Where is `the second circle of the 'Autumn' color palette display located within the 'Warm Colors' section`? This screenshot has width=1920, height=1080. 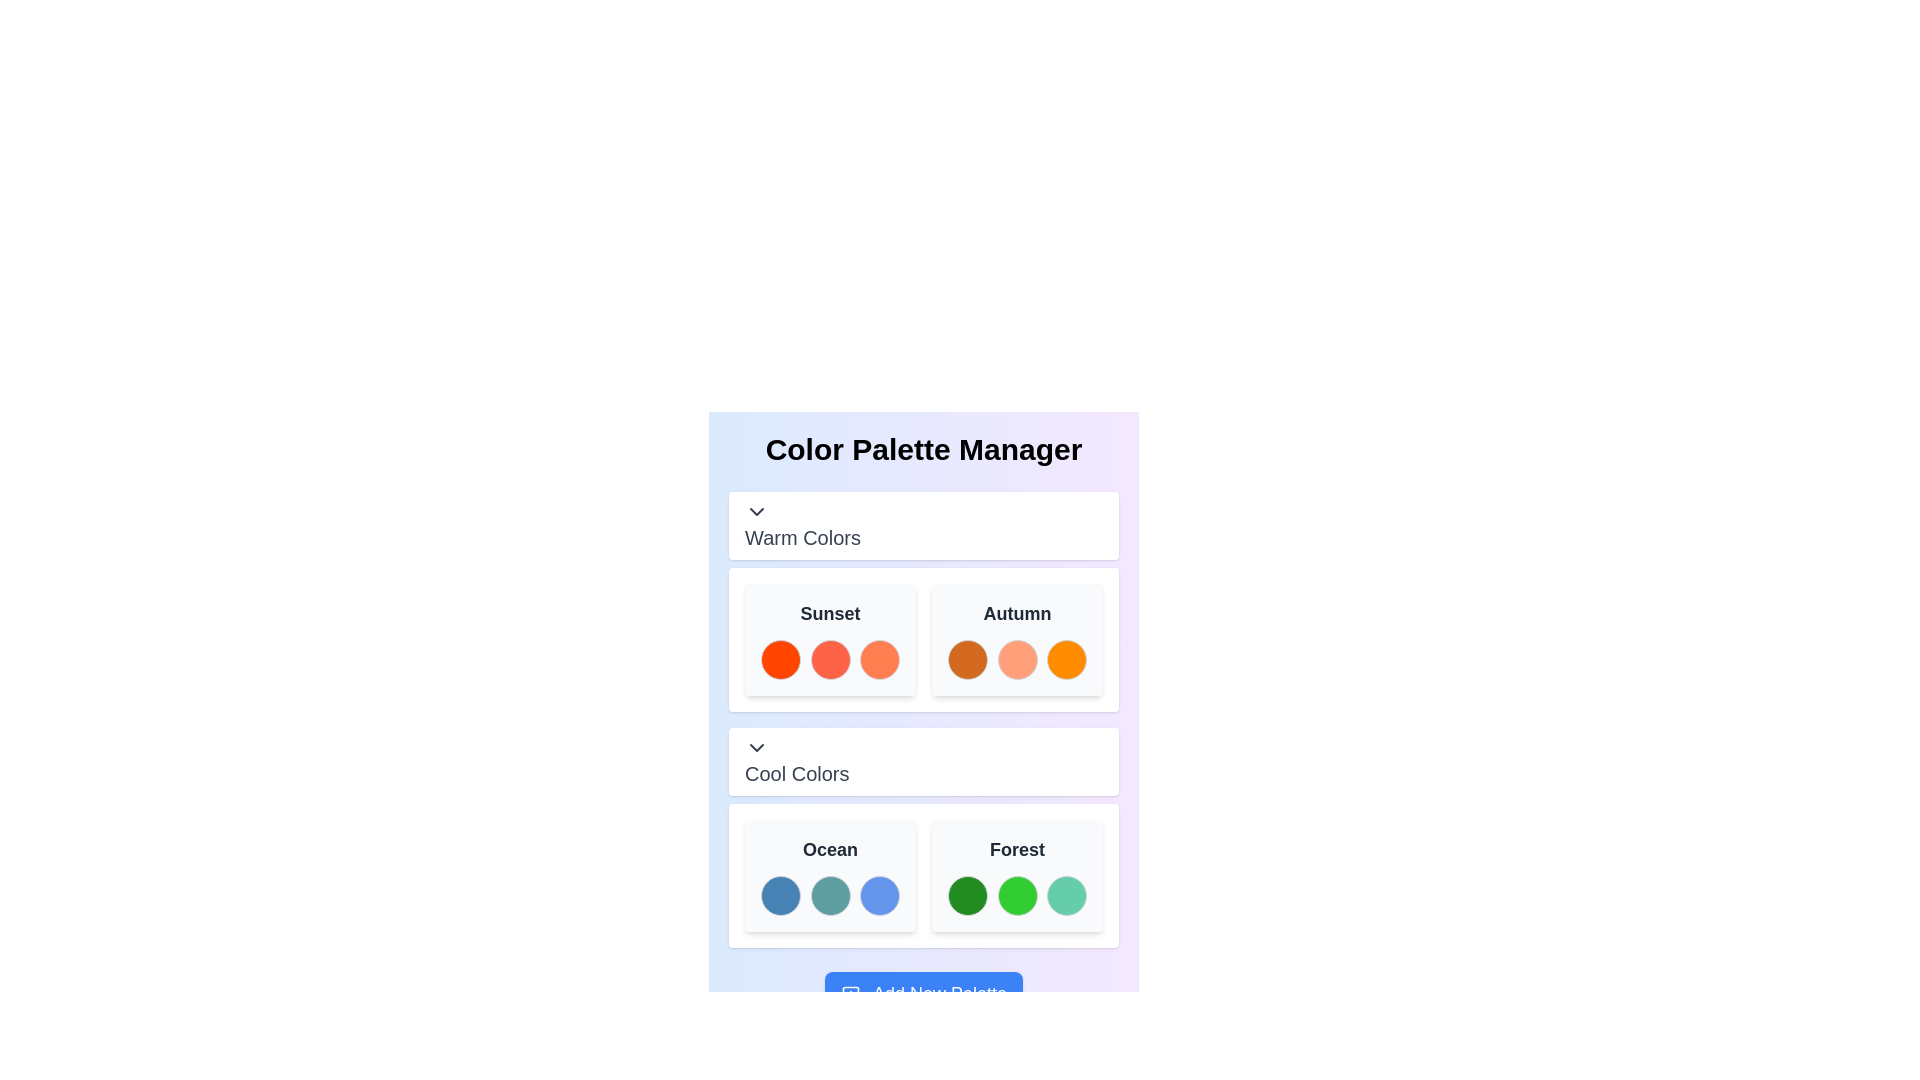 the second circle of the 'Autumn' color palette display located within the 'Warm Colors' section is located at coordinates (1017, 659).